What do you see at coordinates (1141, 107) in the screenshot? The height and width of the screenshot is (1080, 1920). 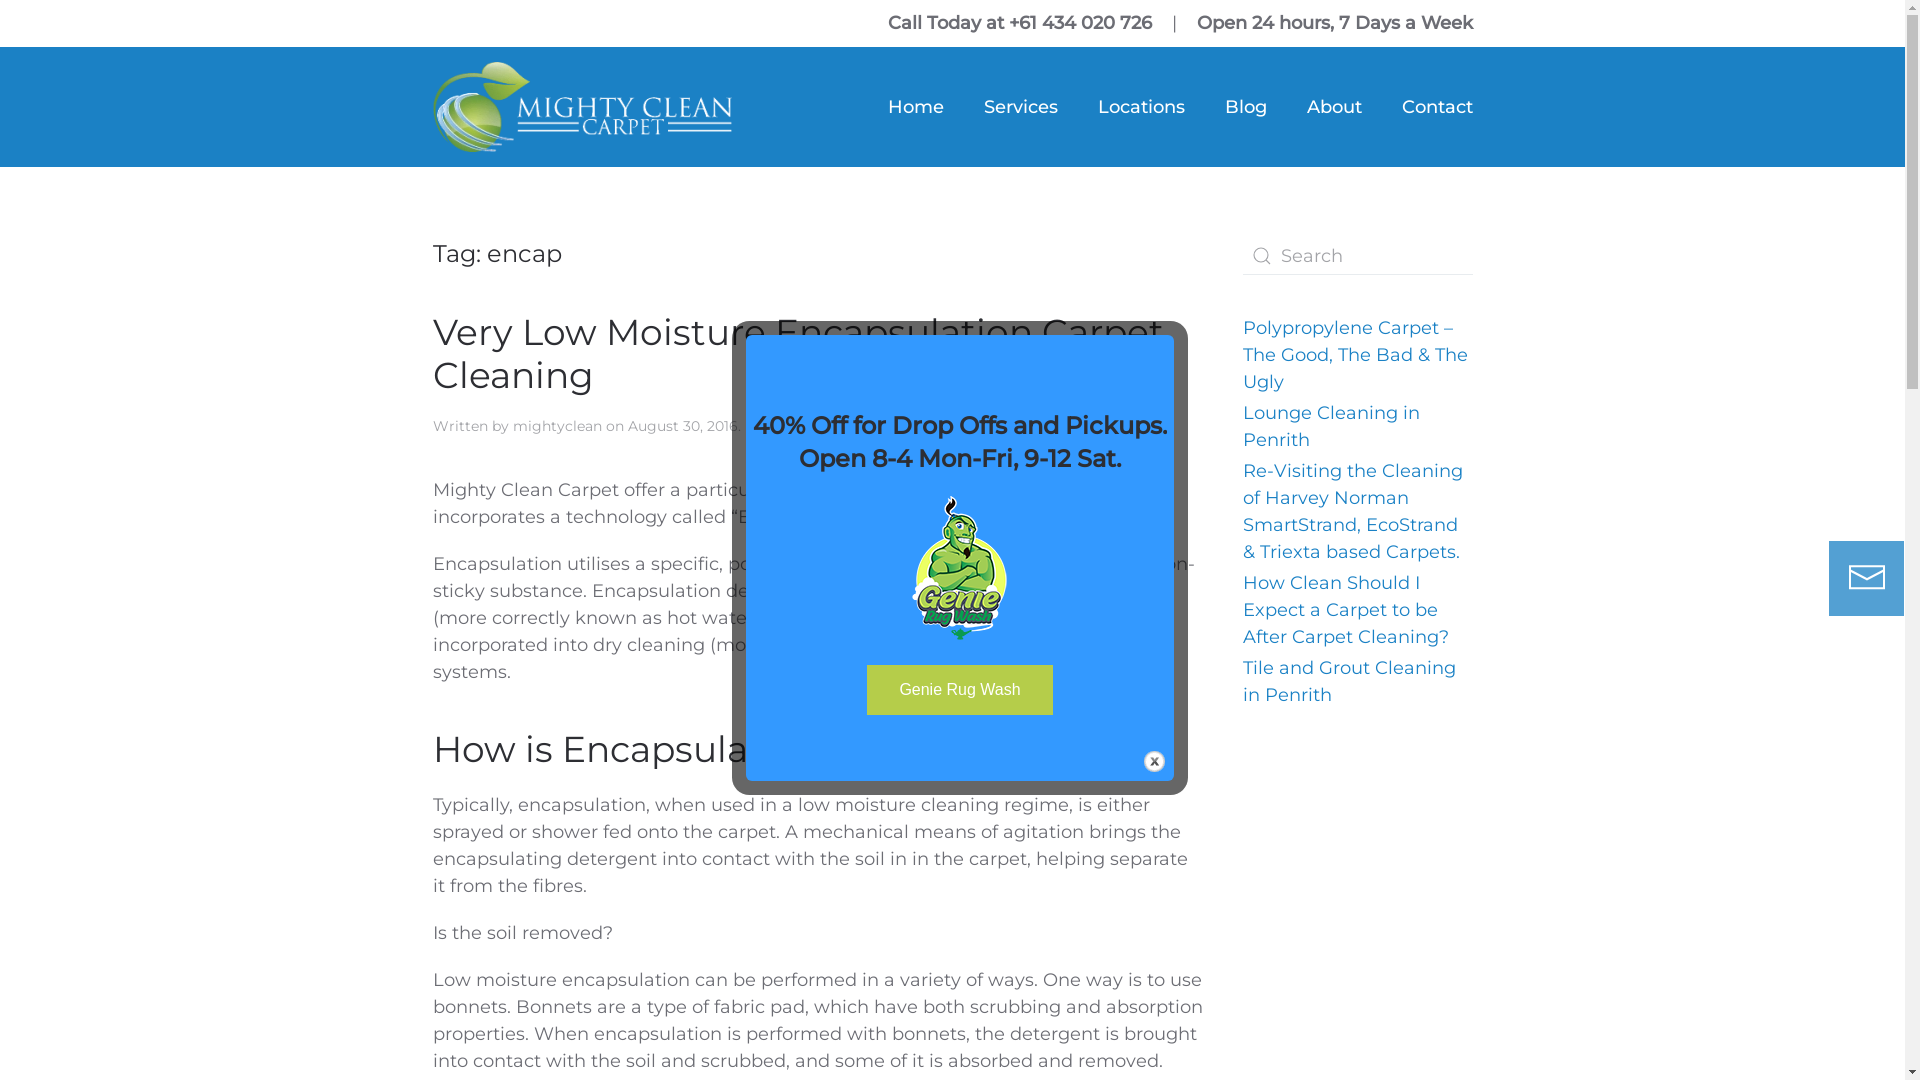 I see `'Locations'` at bounding box center [1141, 107].